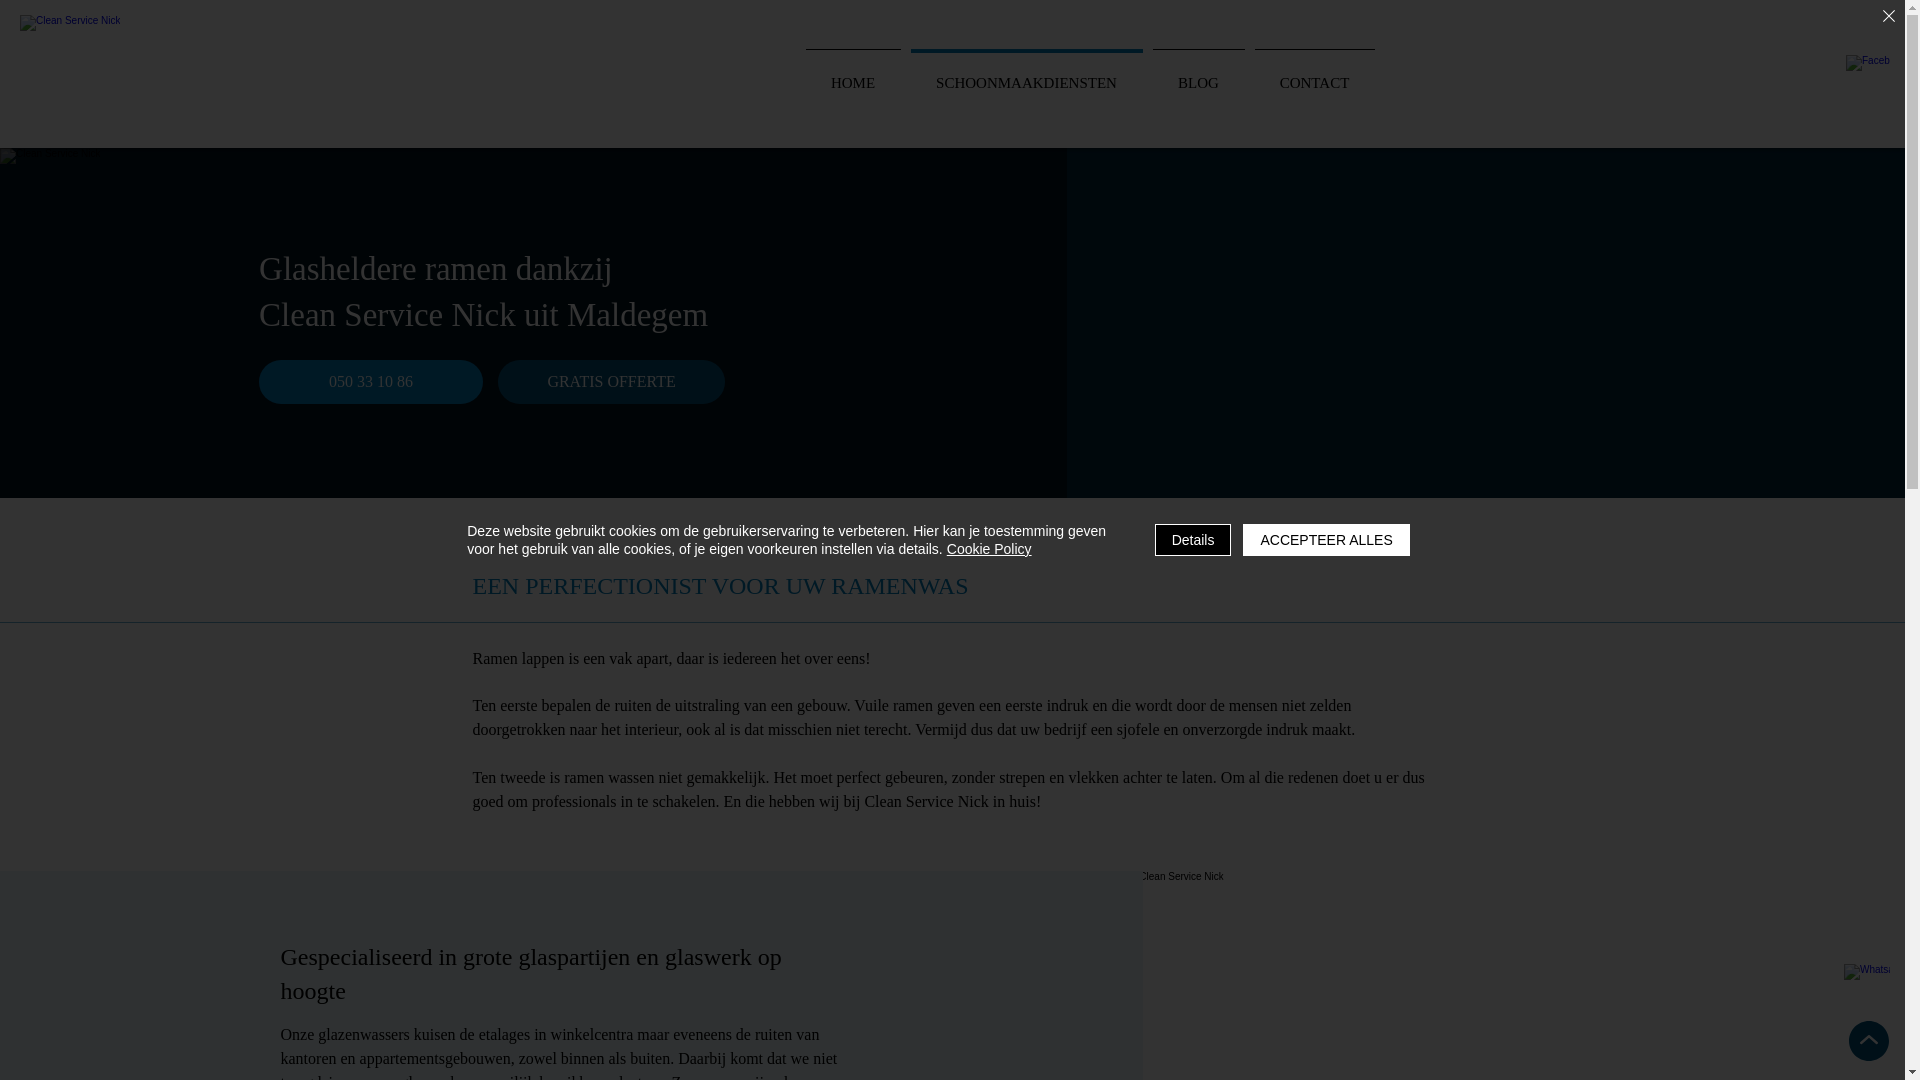 Image resolution: width=1920 pixels, height=1080 pixels. Describe the element at coordinates (610, 381) in the screenshot. I see `'GRATIS OFFERTE'` at that location.